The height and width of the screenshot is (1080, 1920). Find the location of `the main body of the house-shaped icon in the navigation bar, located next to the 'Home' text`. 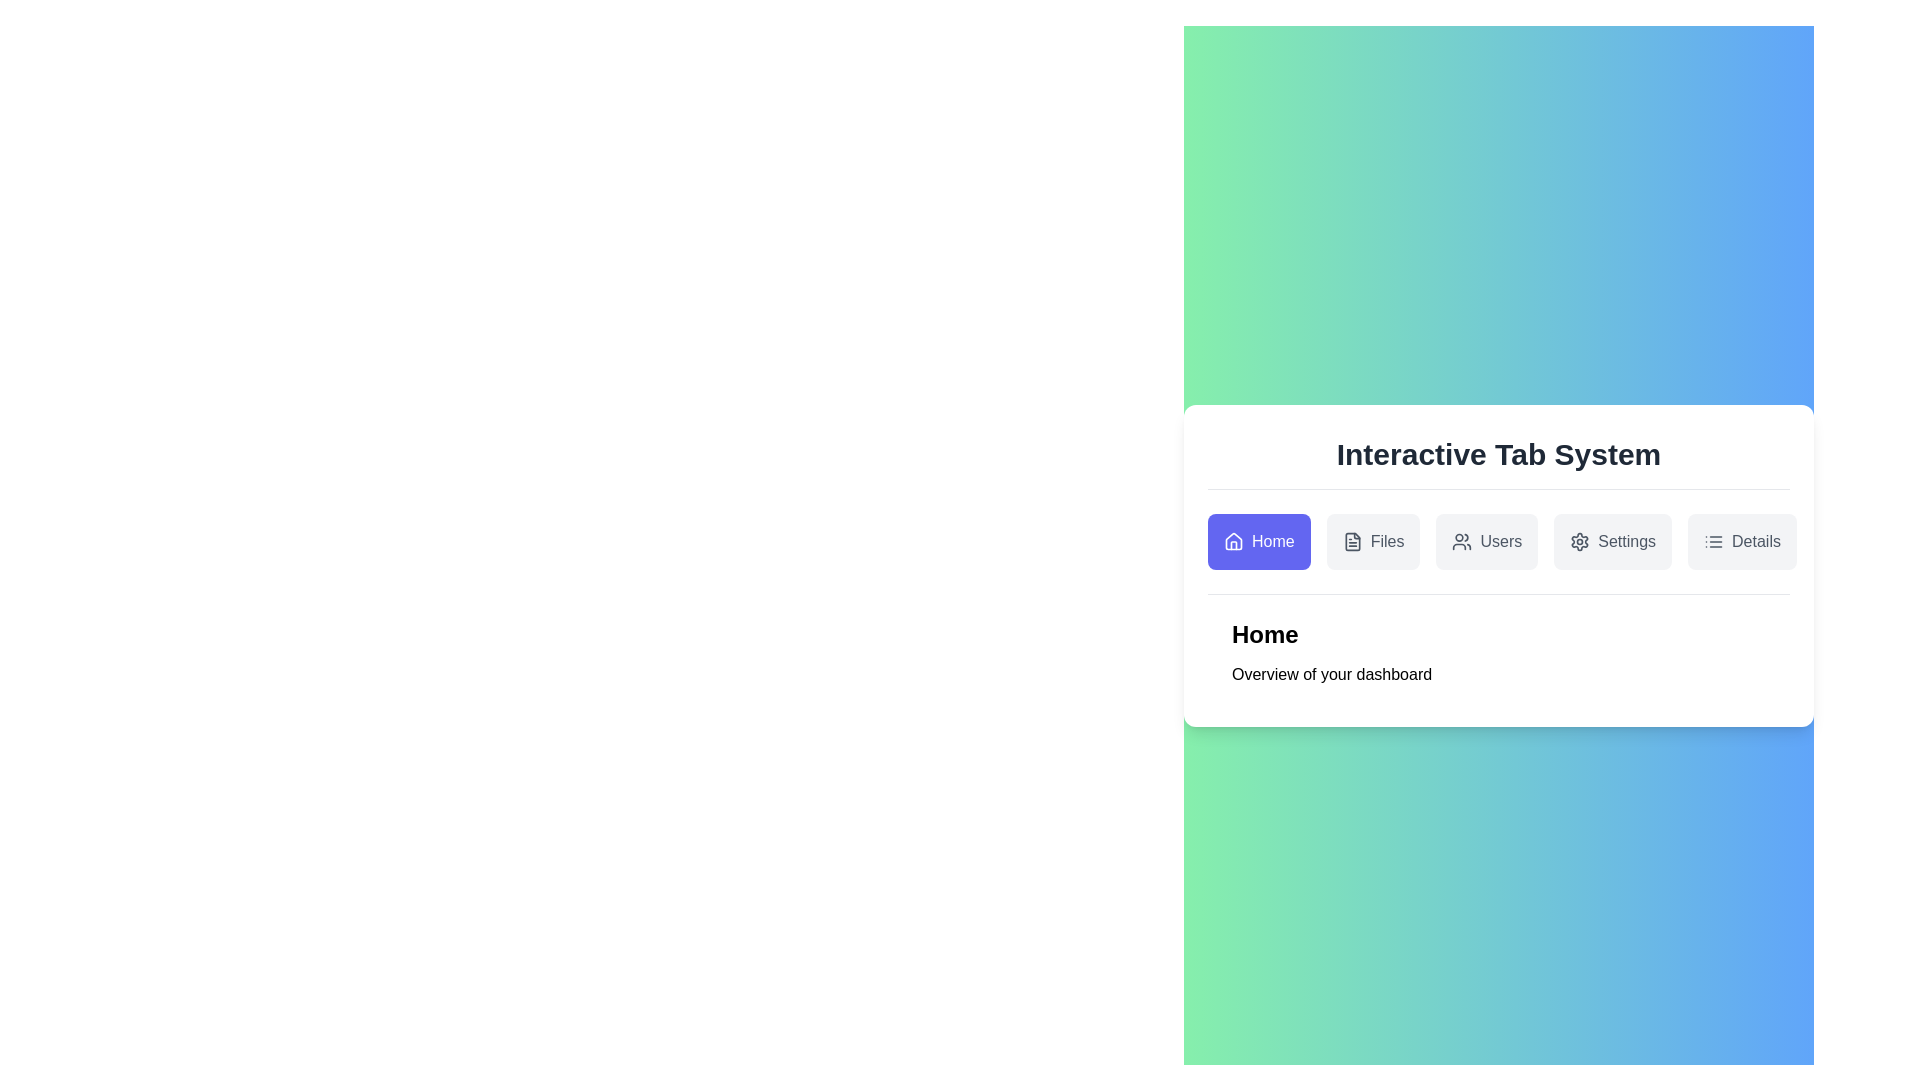

the main body of the house-shaped icon in the navigation bar, located next to the 'Home' text is located at coordinates (1232, 540).